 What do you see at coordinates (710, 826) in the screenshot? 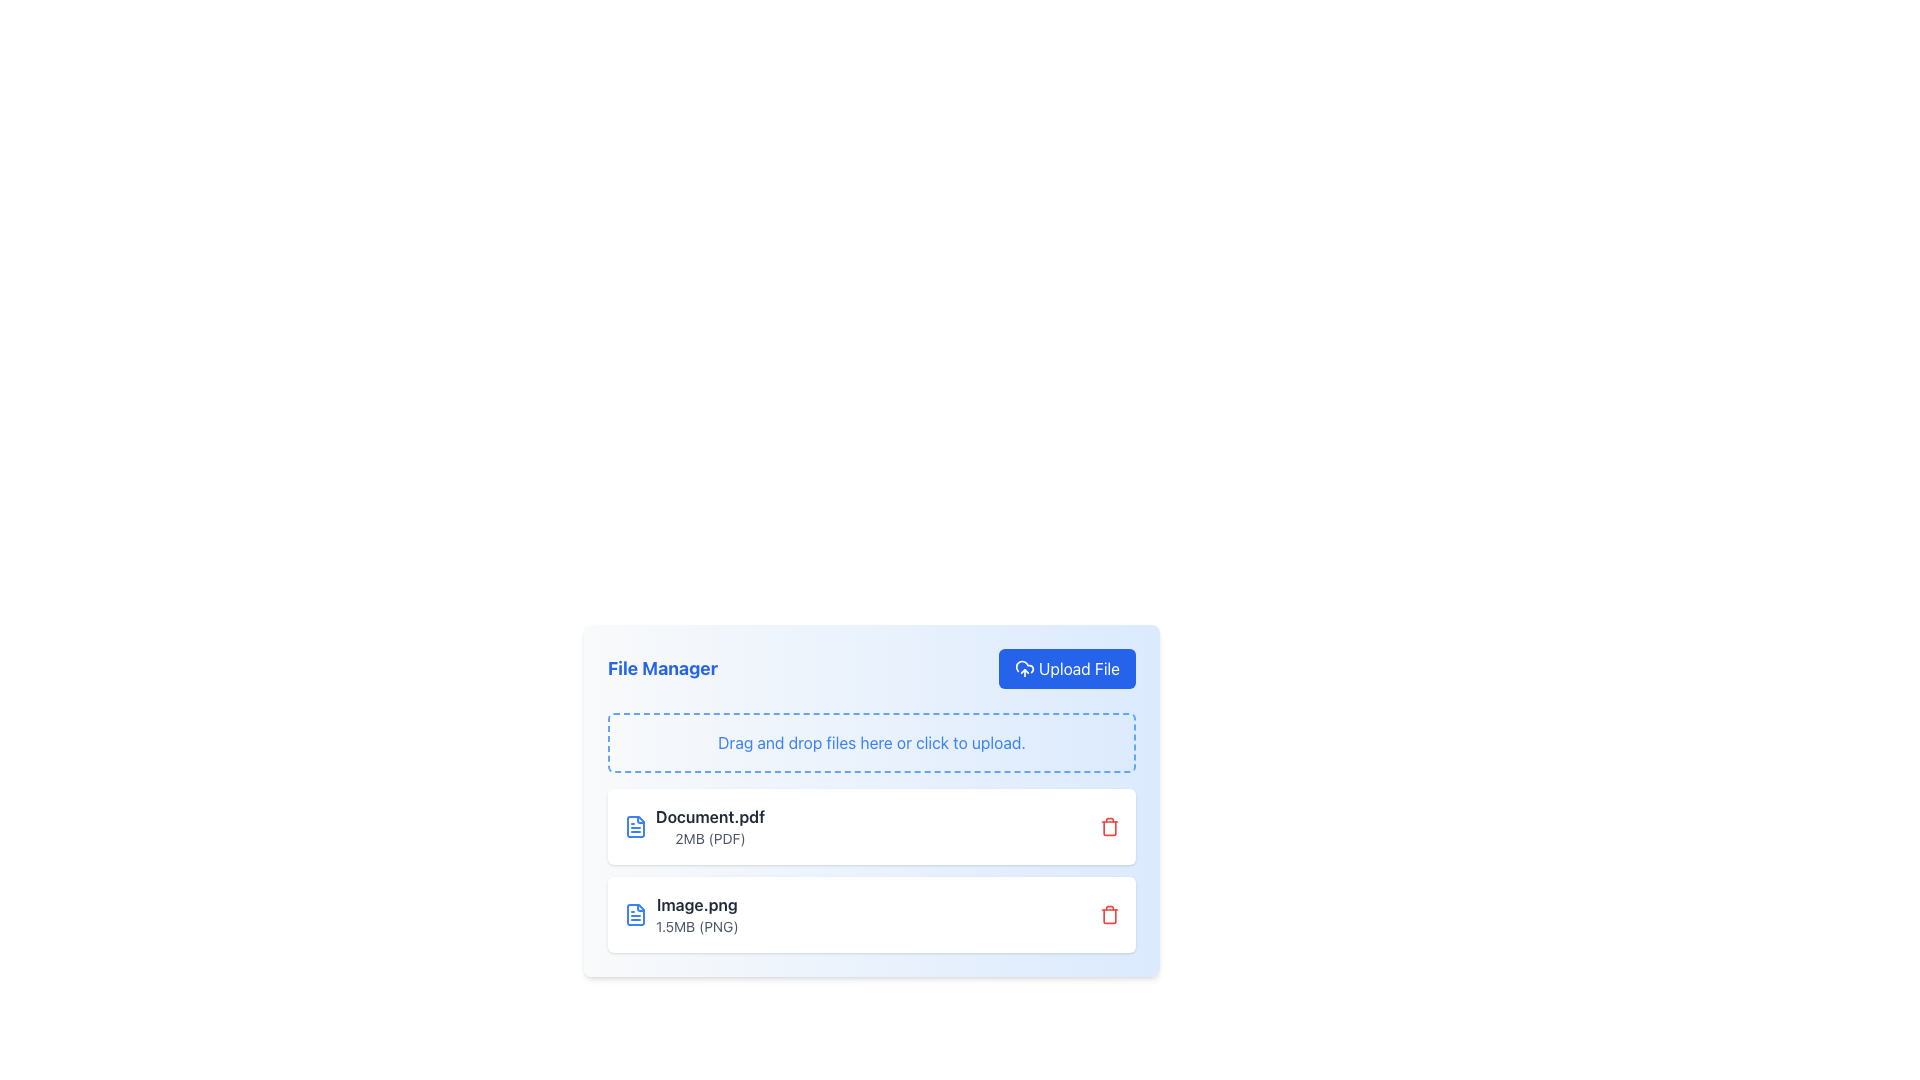
I see `the Text Label Group element displaying 'Document.pdf' and '2MB (PDF)'` at bounding box center [710, 826].